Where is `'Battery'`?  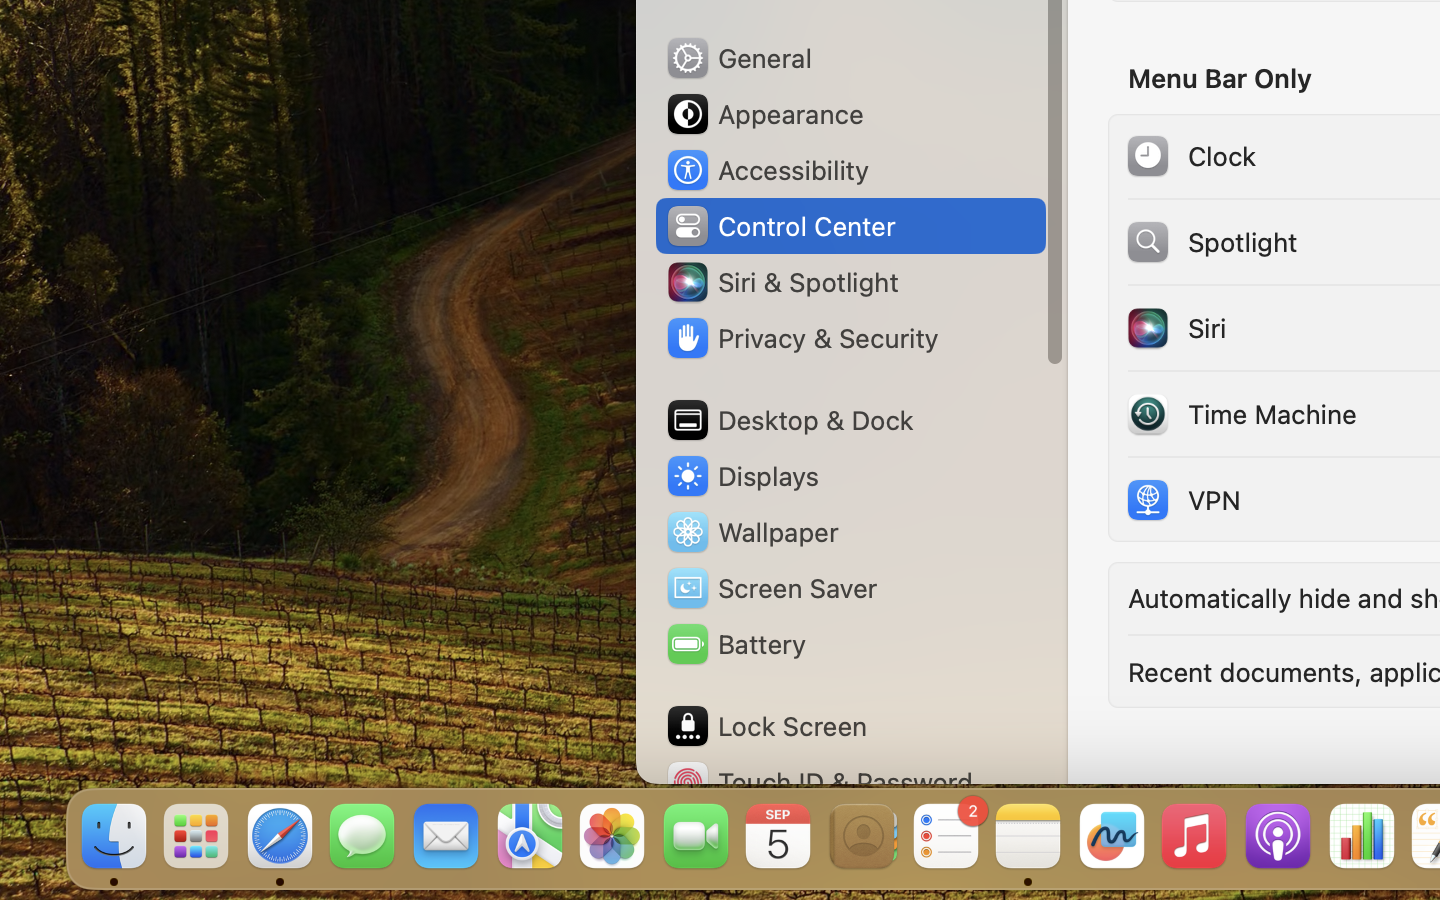 'Battery' is located at coordinates (733, 644).